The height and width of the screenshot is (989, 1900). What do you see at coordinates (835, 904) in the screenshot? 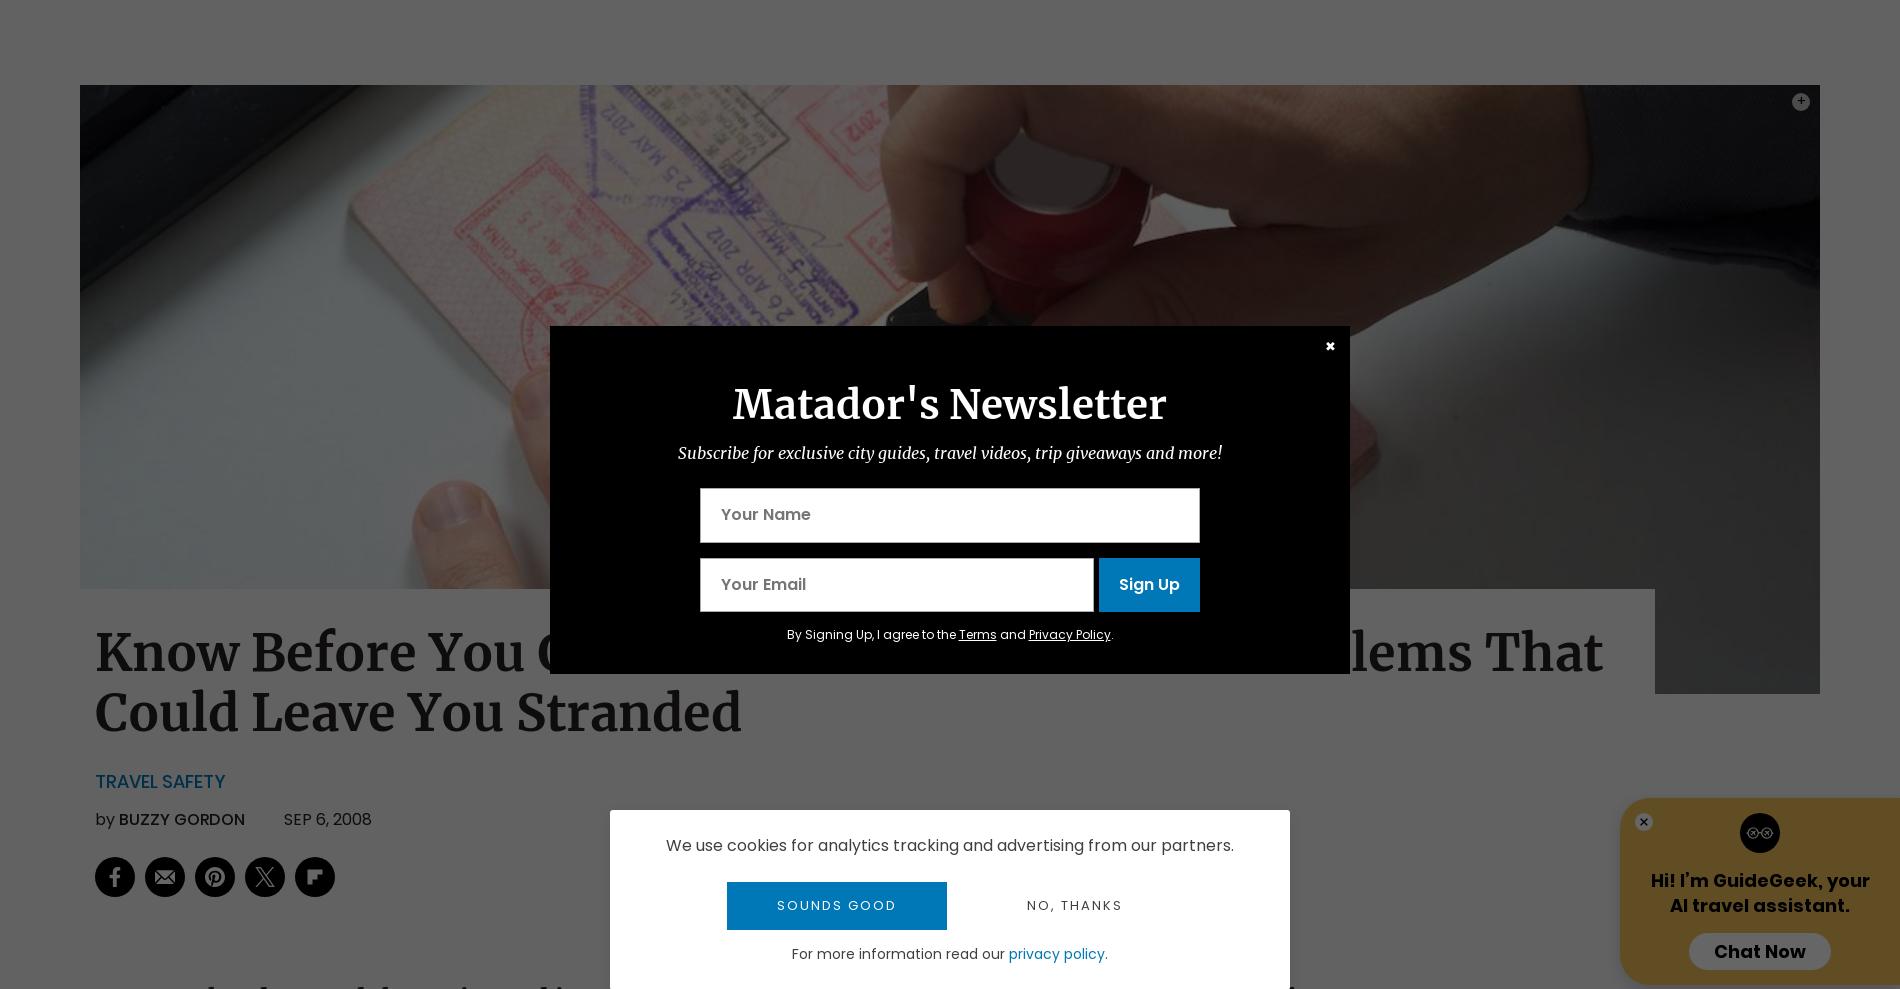
I see `'Sounds good'` at bounding box center [835, 904].